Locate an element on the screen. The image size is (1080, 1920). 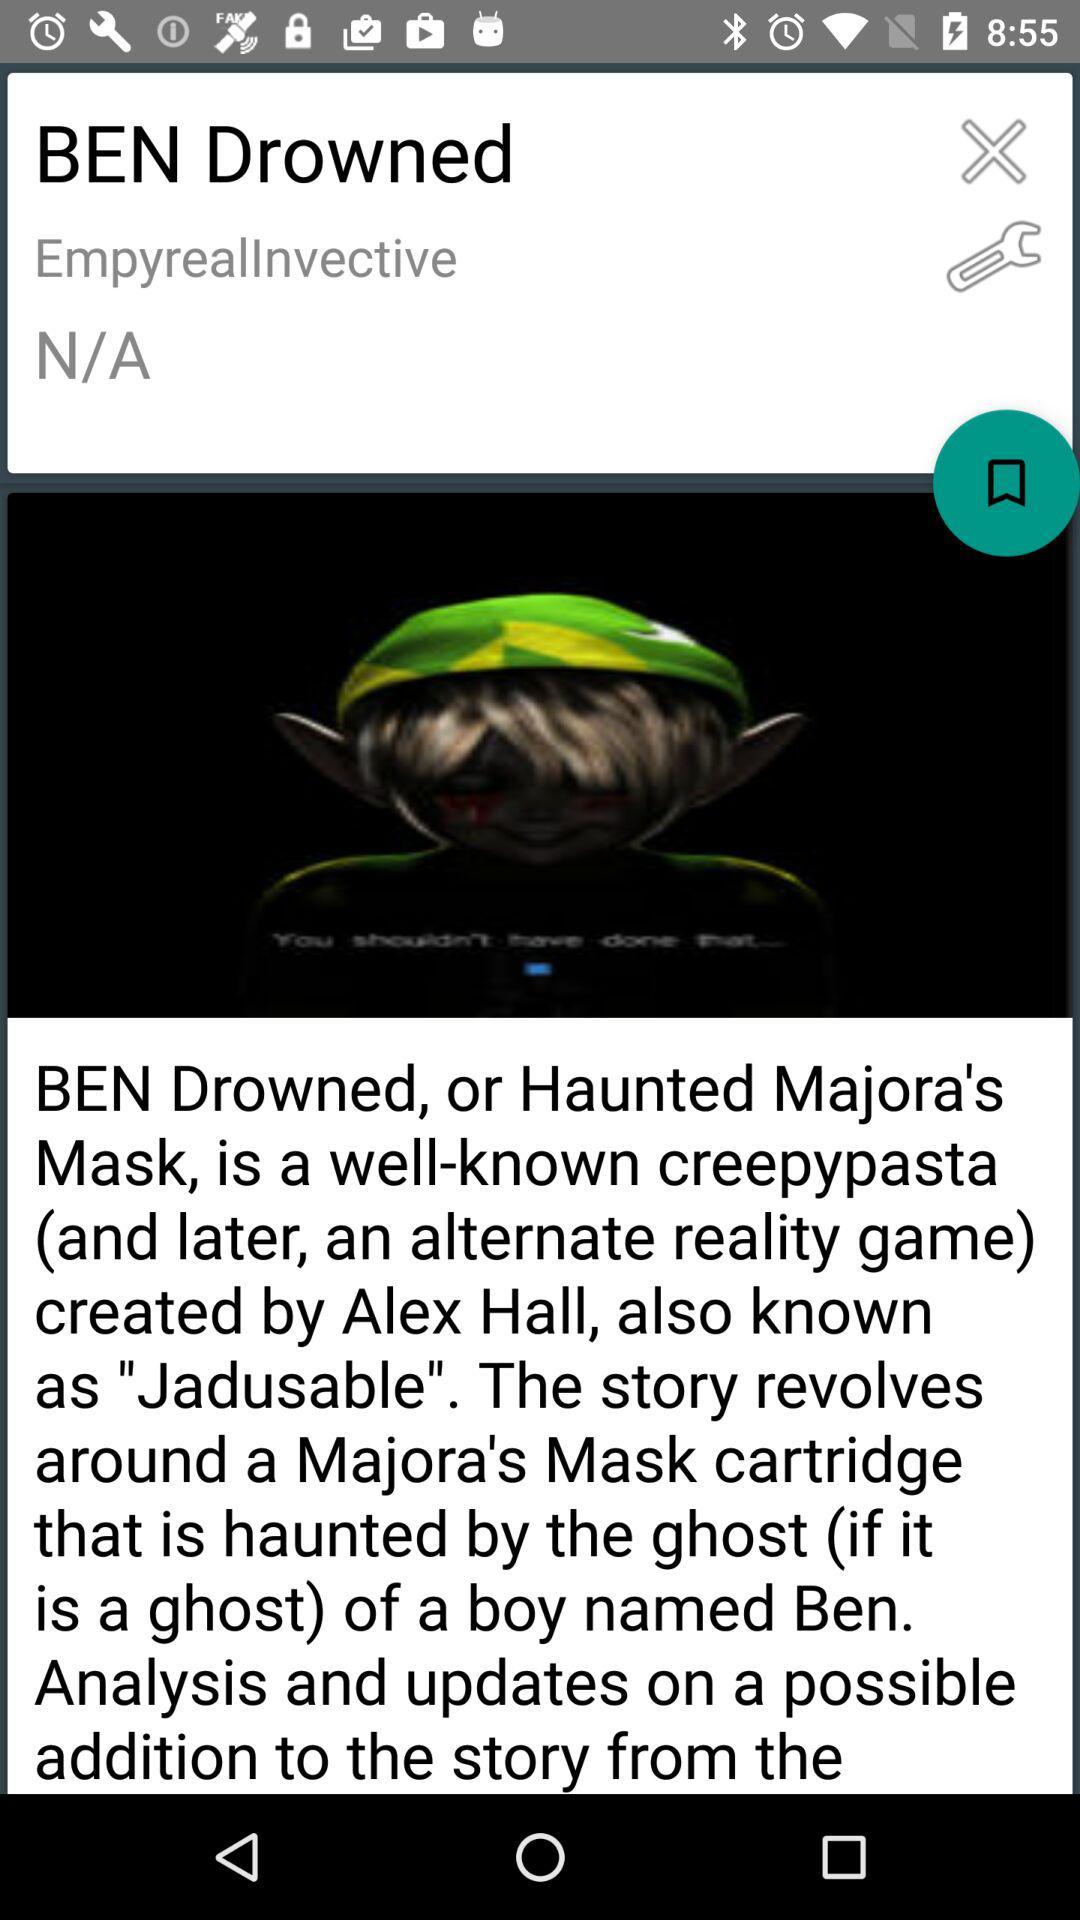
bookmark the article is located at coordinates (1006, 483).